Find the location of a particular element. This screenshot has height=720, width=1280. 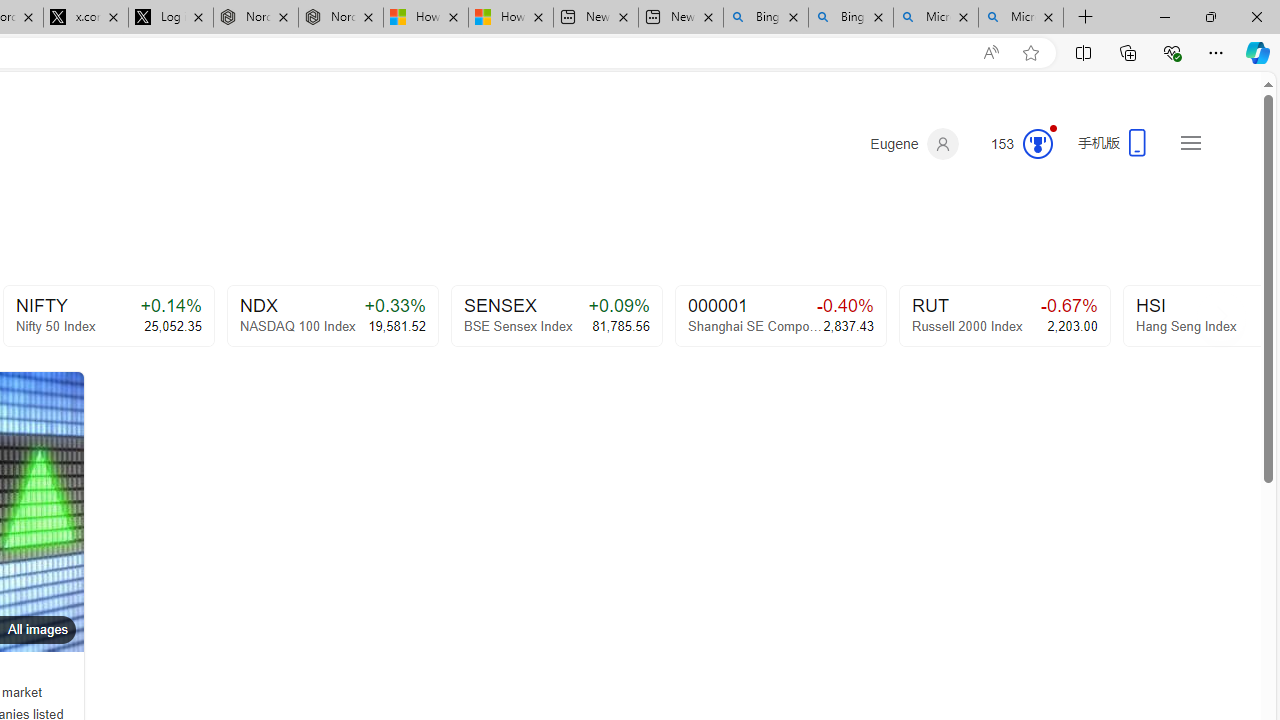

'Settings and quick links' is located at coordinates (1191, 141).